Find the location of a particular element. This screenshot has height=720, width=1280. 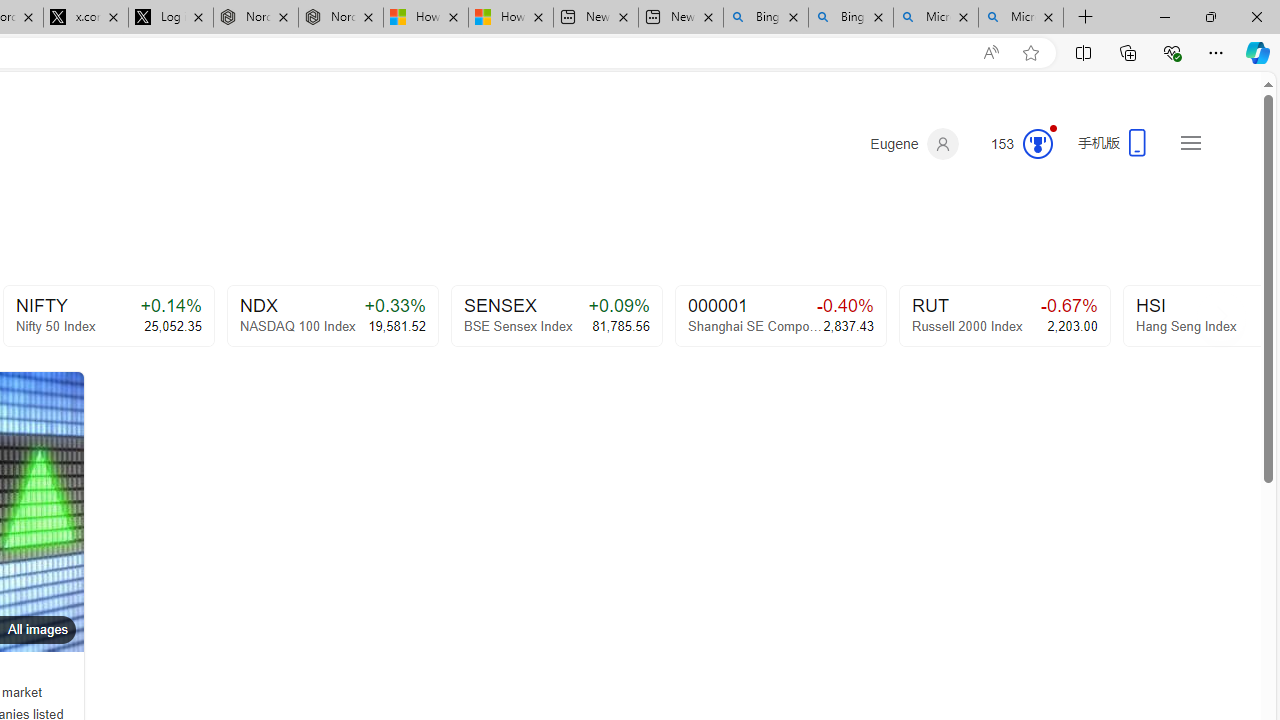

'Settings and quick links' is located at coordinates (1191, 141).